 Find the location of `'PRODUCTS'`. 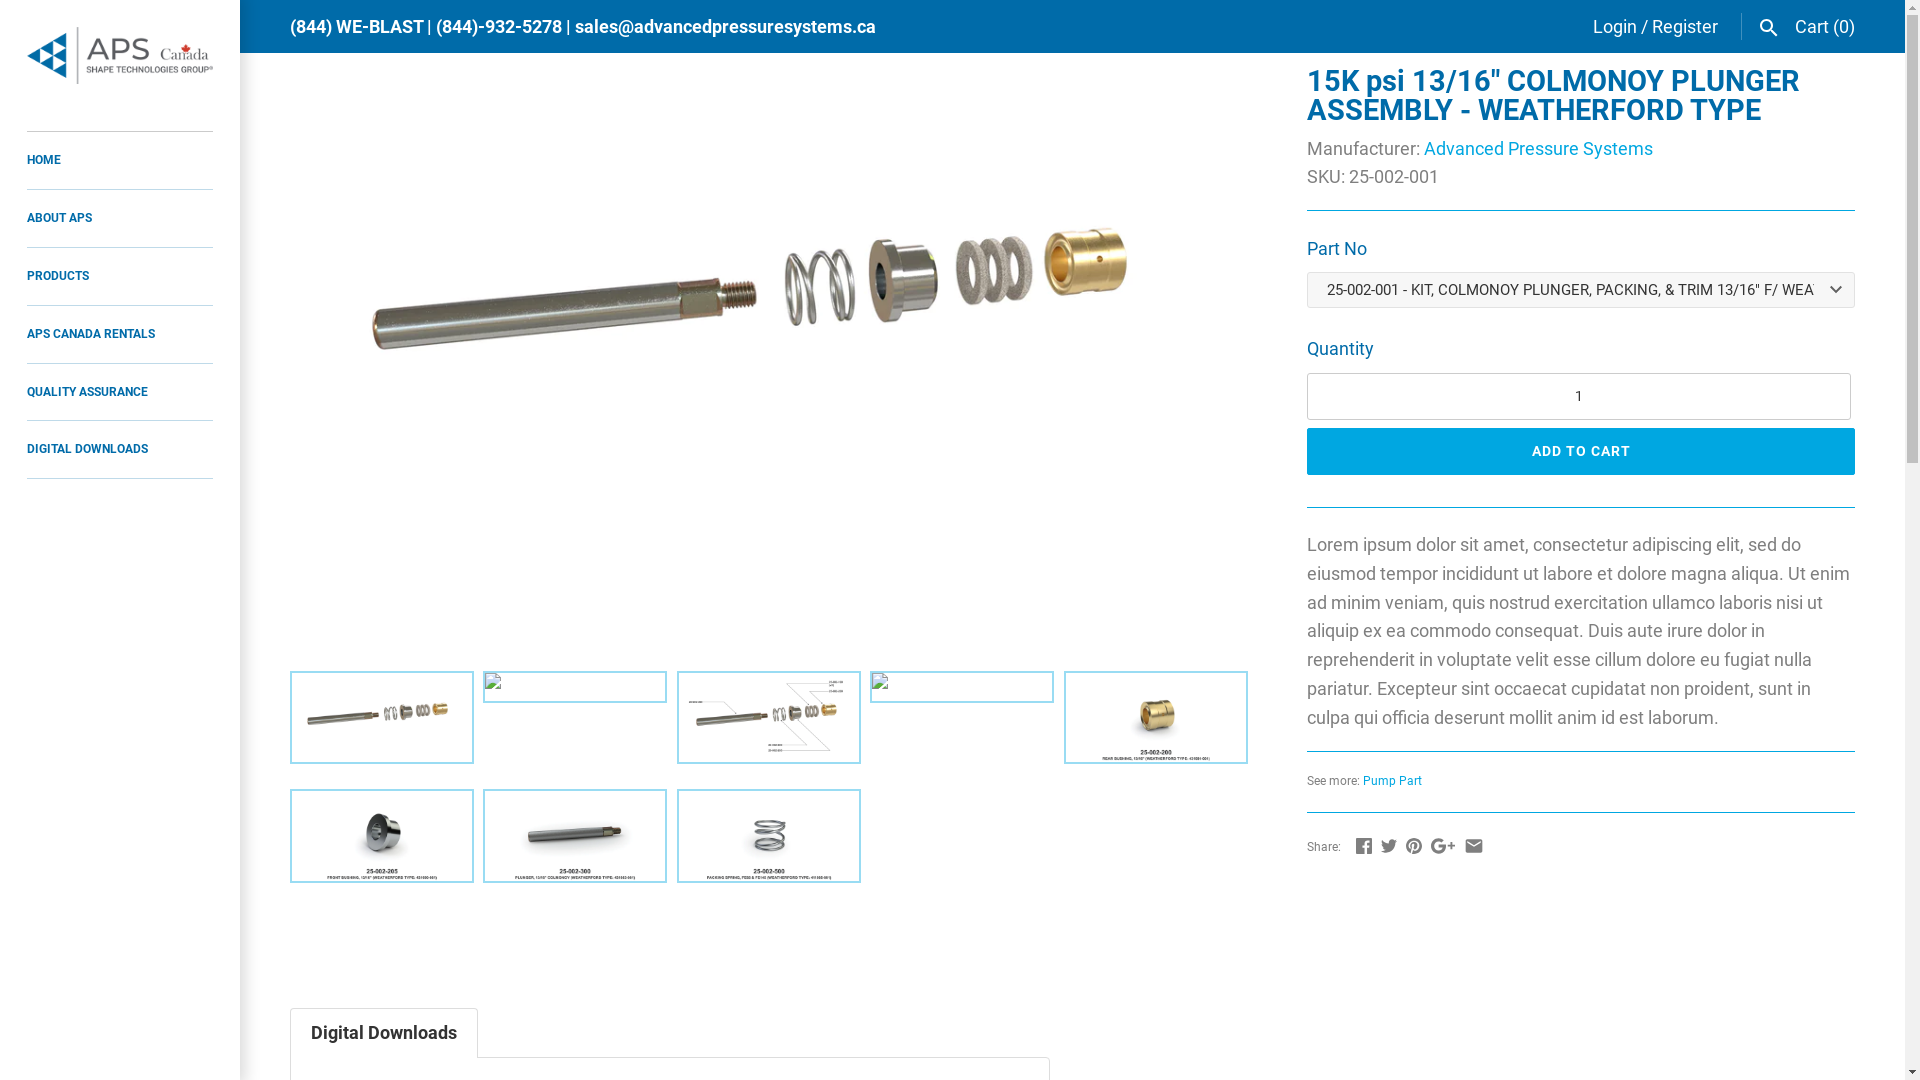

'PRODUCTS' is located at coordinates (119, 277).